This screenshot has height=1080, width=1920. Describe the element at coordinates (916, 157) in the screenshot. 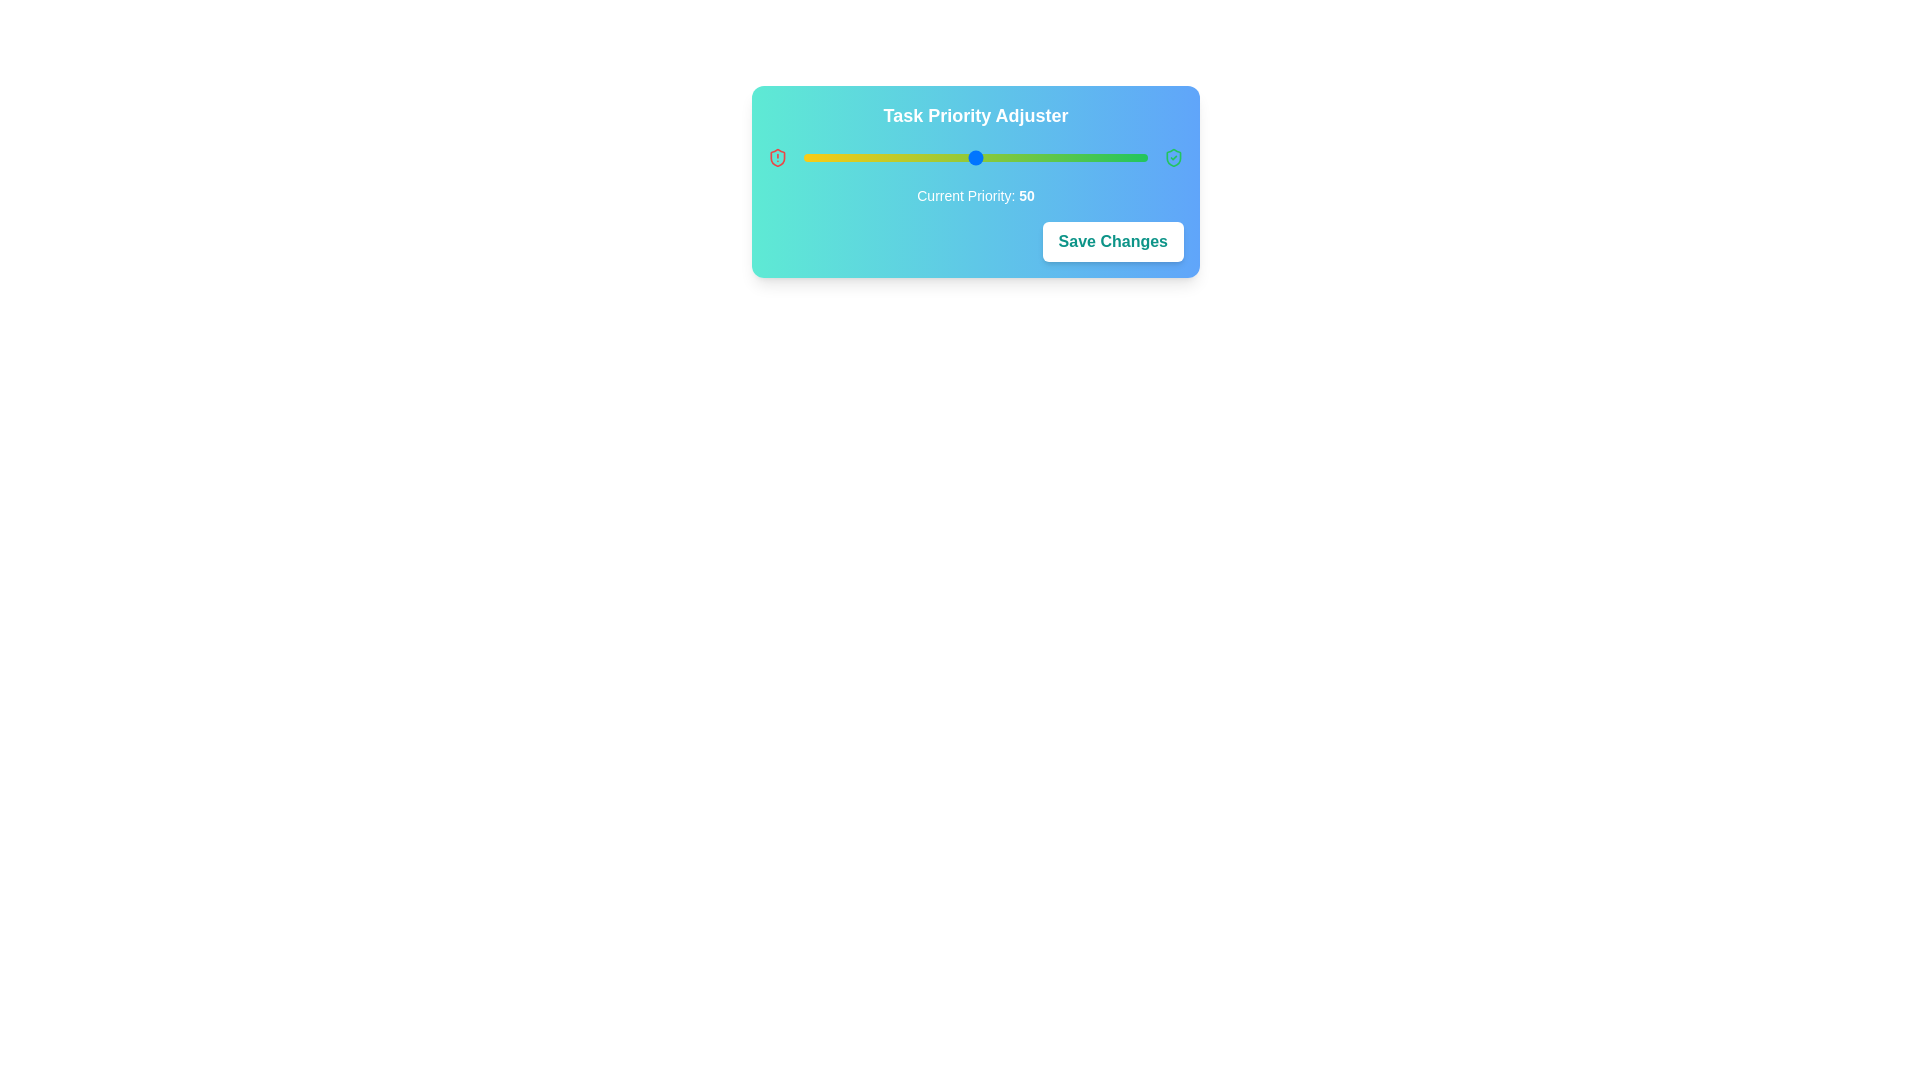

I see `the priority slider to 33 by clicking on the slider track` at that location.